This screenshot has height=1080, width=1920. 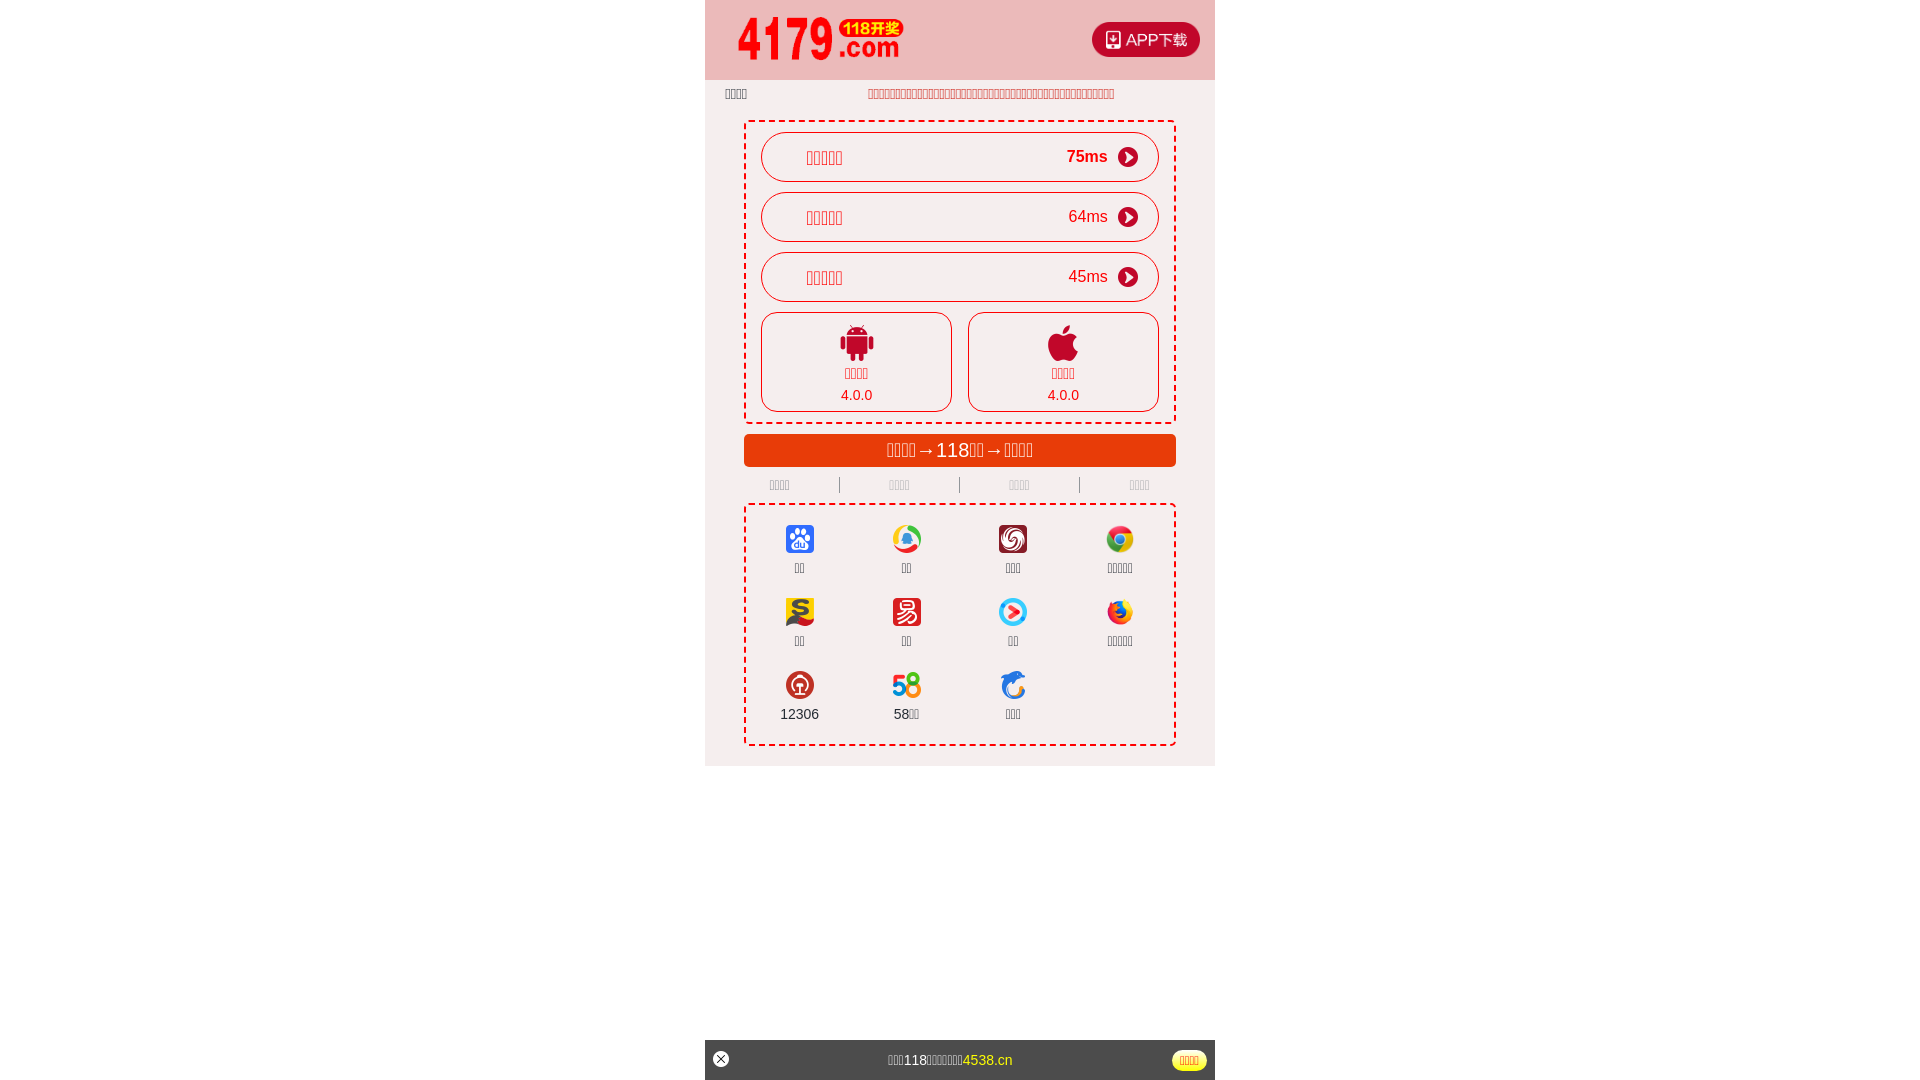 What do you see at coordinates (798, 696) in the screenshot?
I see `'12306'` at bounding box center [798, 696].